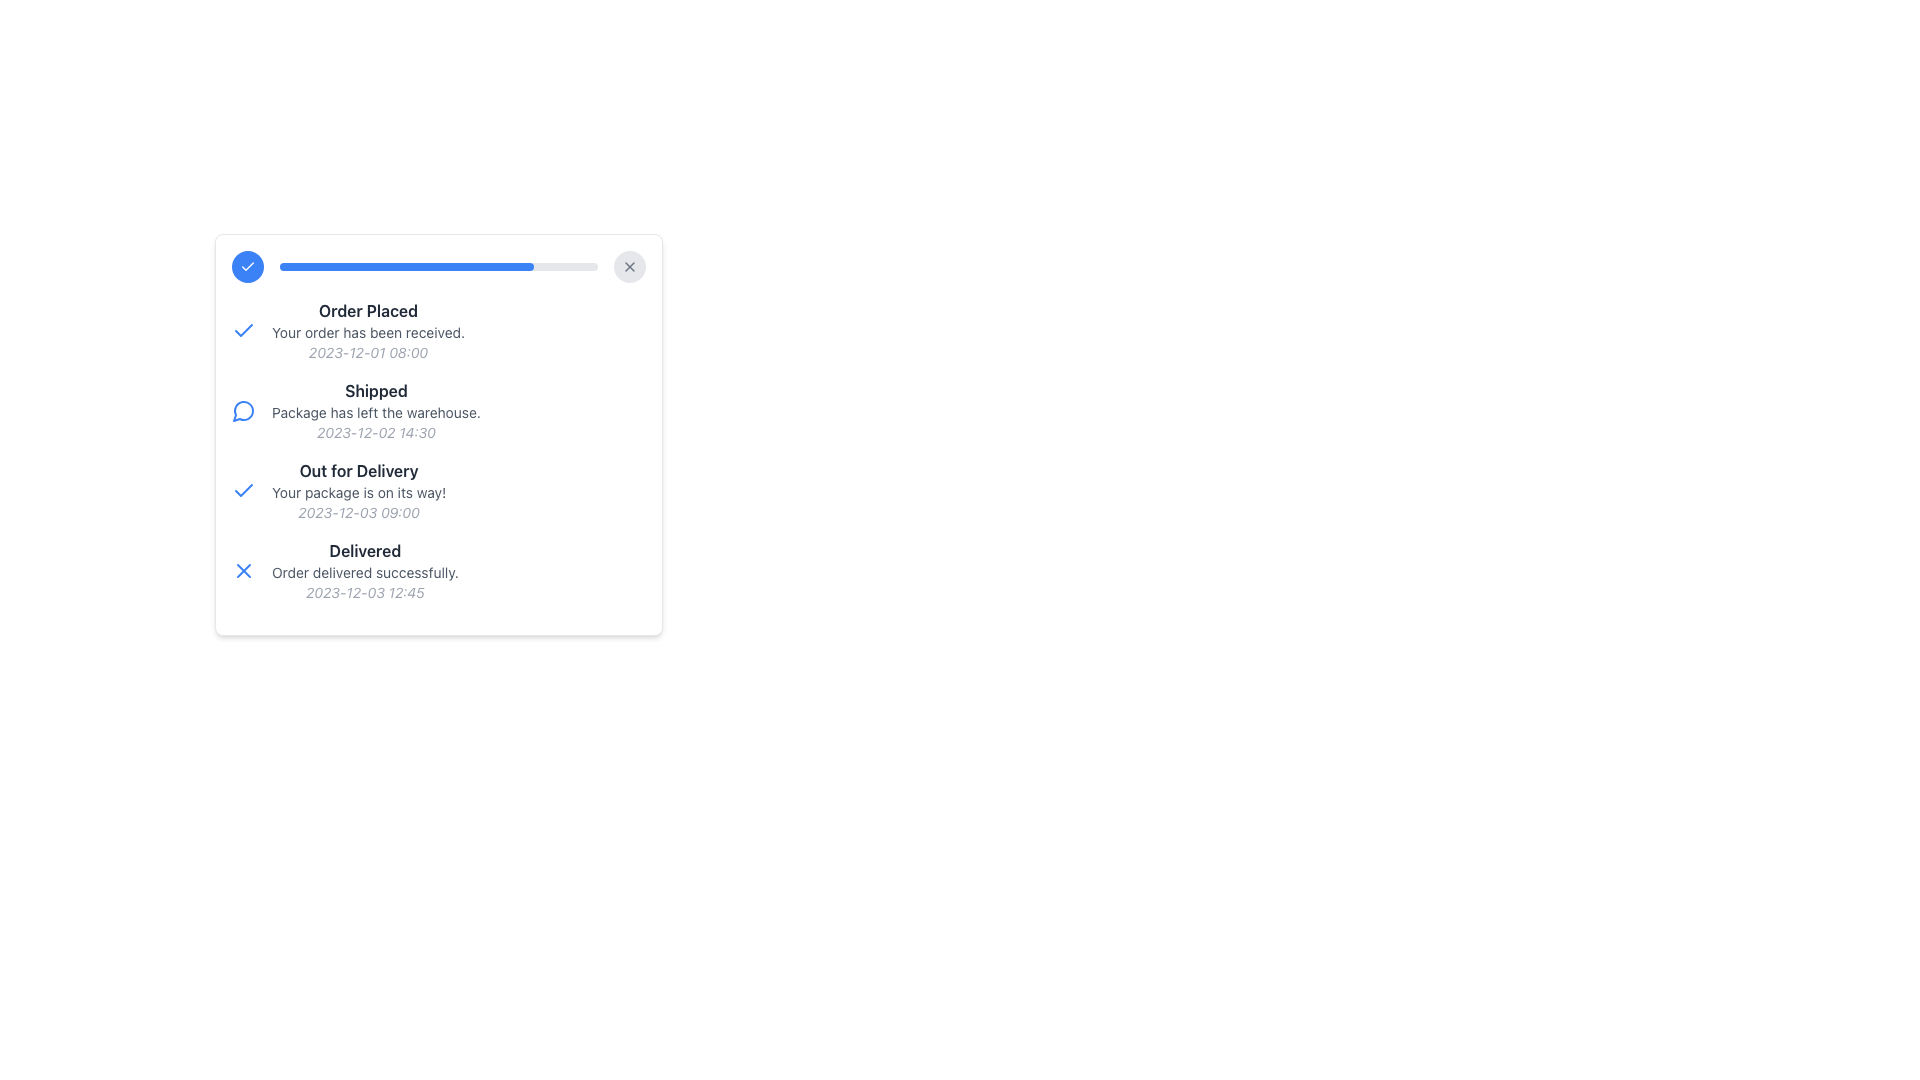 The height and width of the screenshot is (1080, 1920). What do you see at coordinates (243, 570) in the screenshot?
I see `the 'X' icon with a bold blue outline located to the left of the 'Delivered' text in the progress section` at bounding box center [243, 570].